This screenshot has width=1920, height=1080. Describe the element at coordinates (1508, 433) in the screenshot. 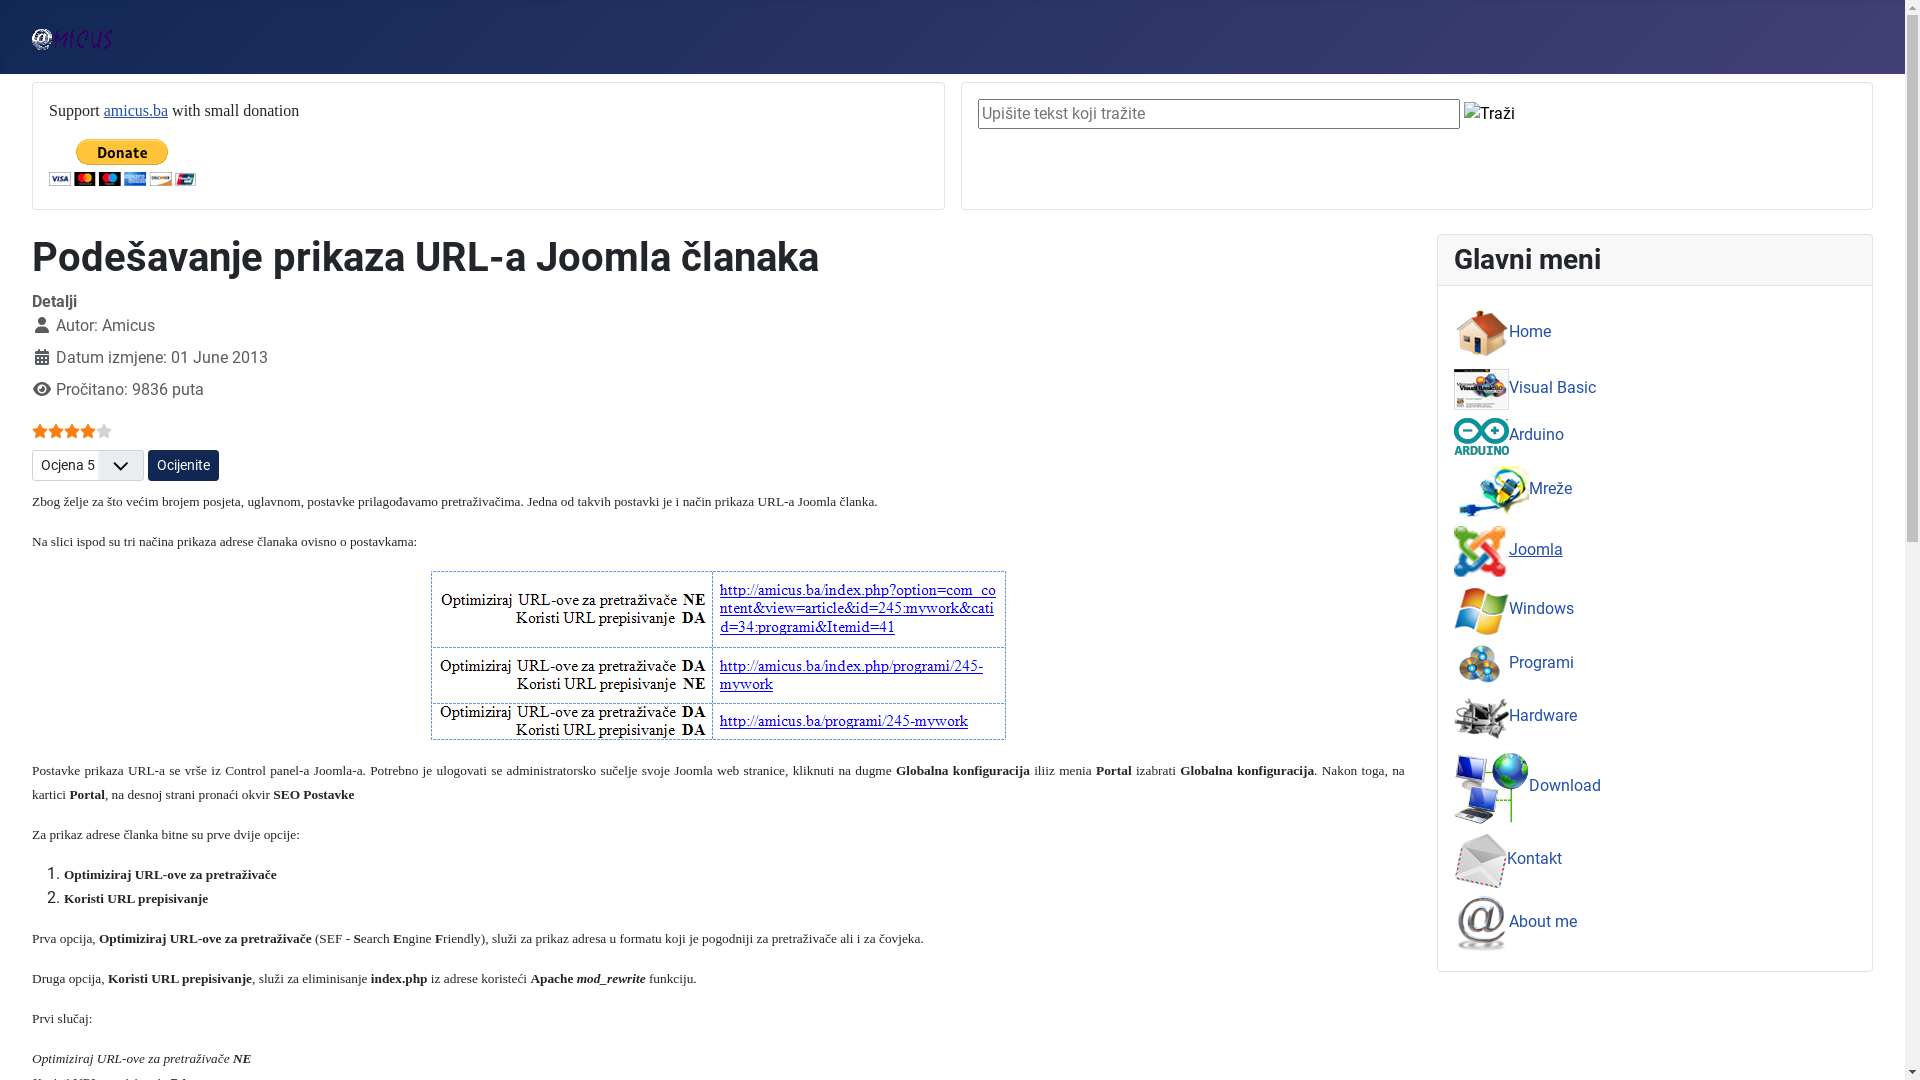

I see `'Arduino'` at that location.